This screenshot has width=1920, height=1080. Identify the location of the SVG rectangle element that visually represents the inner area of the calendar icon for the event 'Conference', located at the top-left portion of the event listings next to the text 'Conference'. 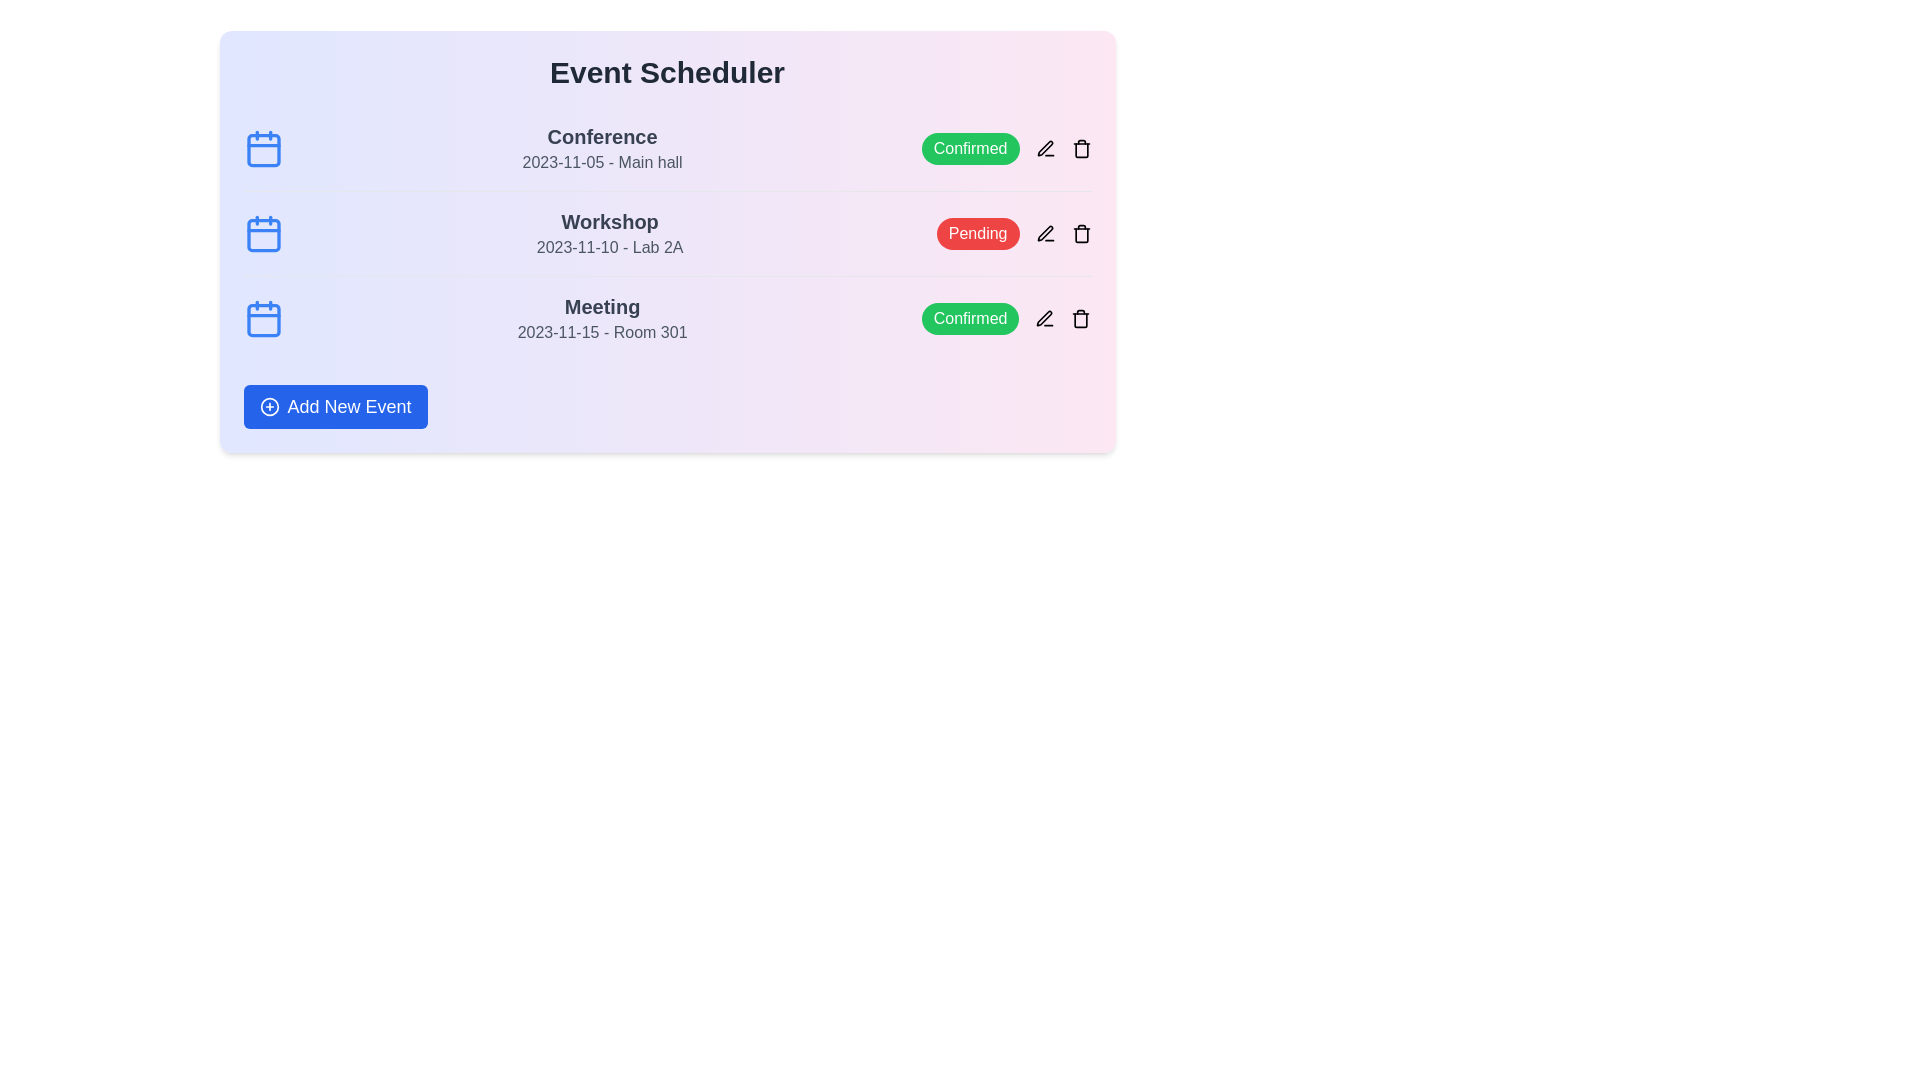
(262, 149).